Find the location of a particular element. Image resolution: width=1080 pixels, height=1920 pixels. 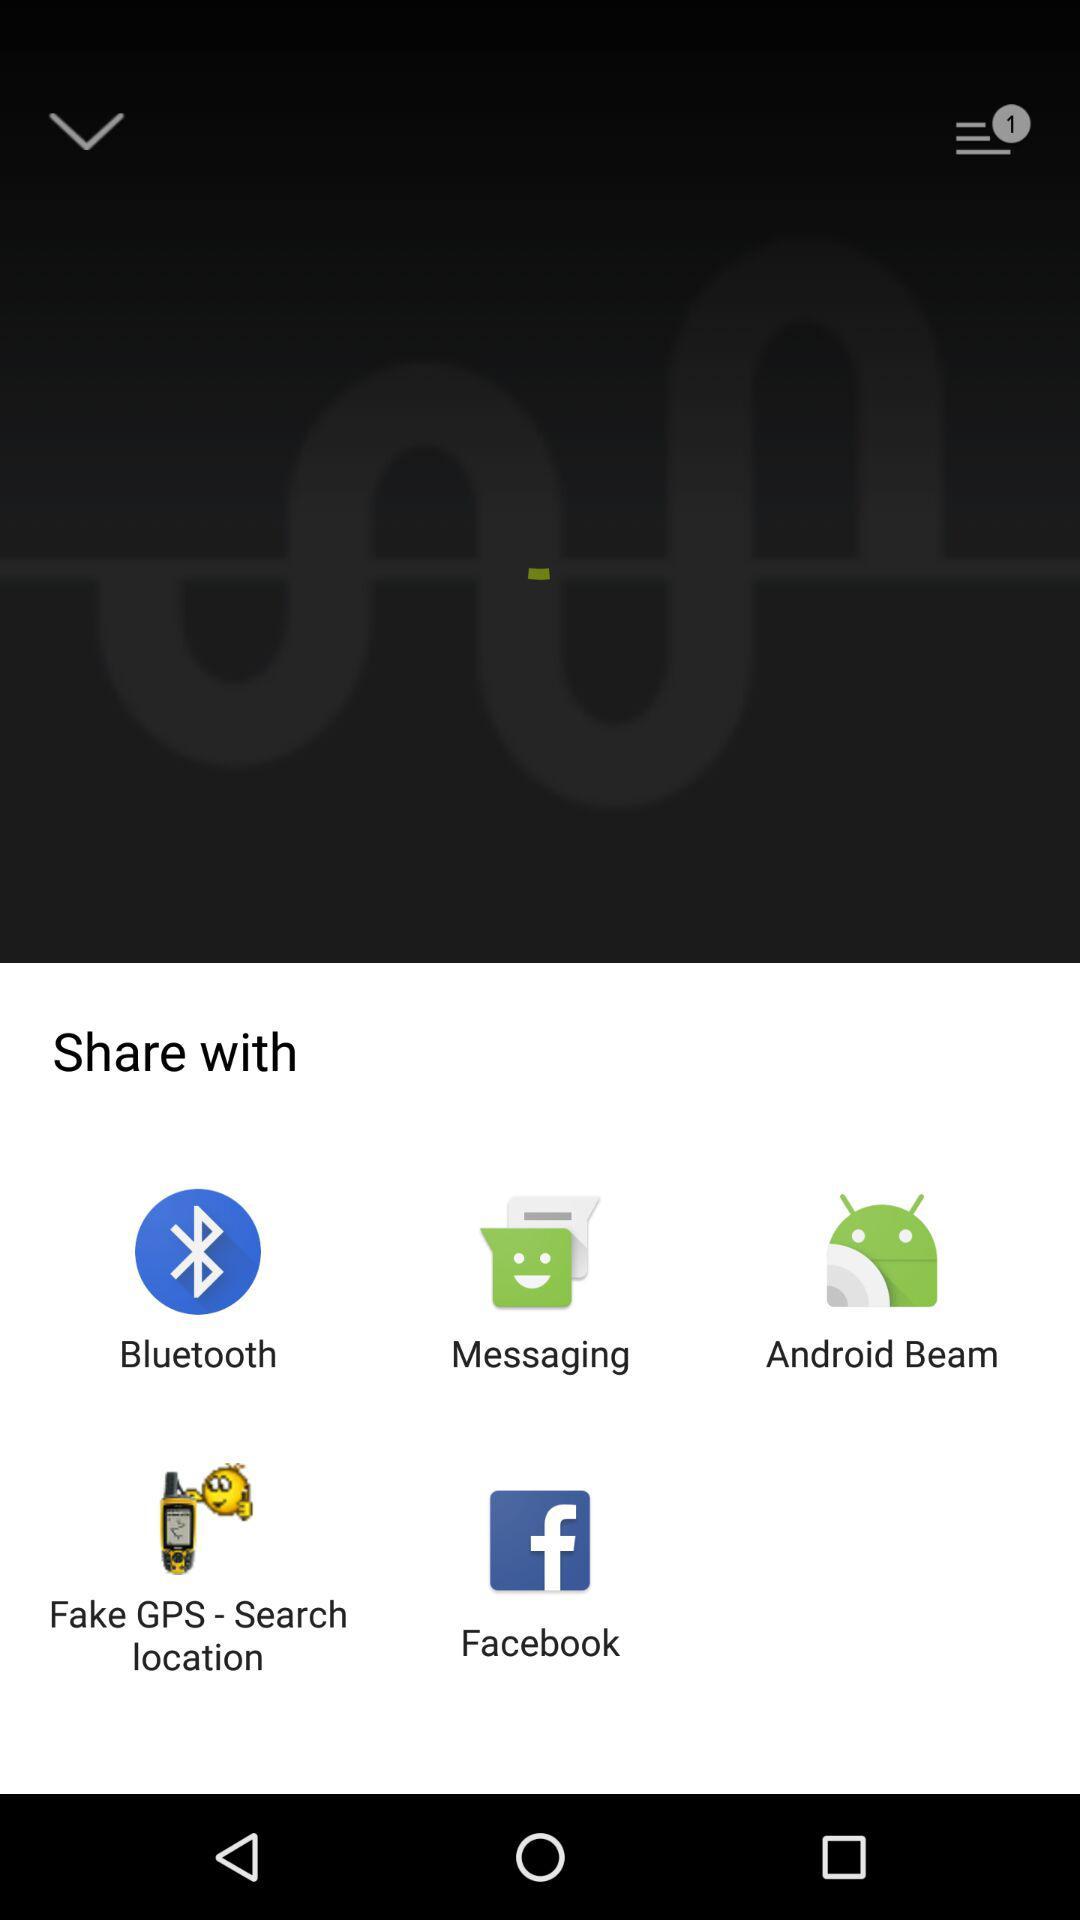

the icon next to messaging is located at coordinates (198, 1283).